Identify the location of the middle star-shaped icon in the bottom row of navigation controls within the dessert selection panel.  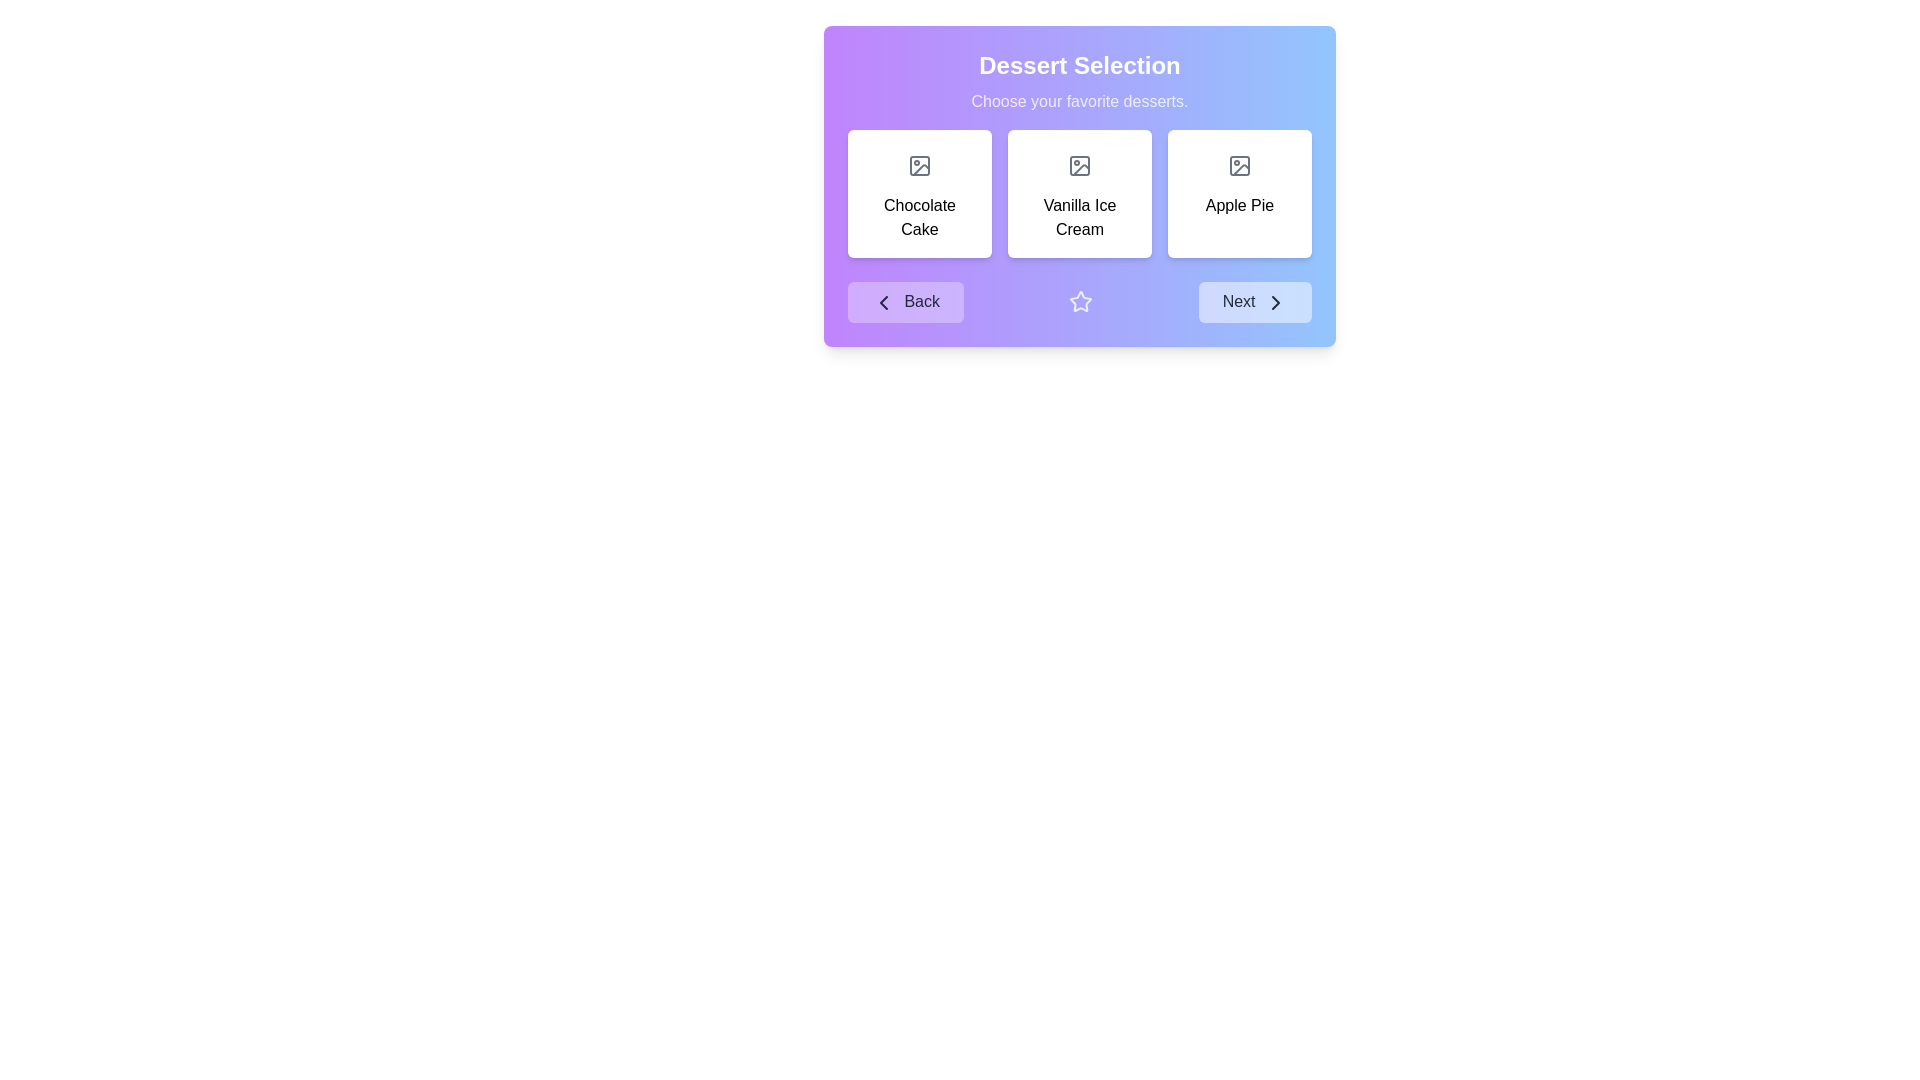
(1079, 301).